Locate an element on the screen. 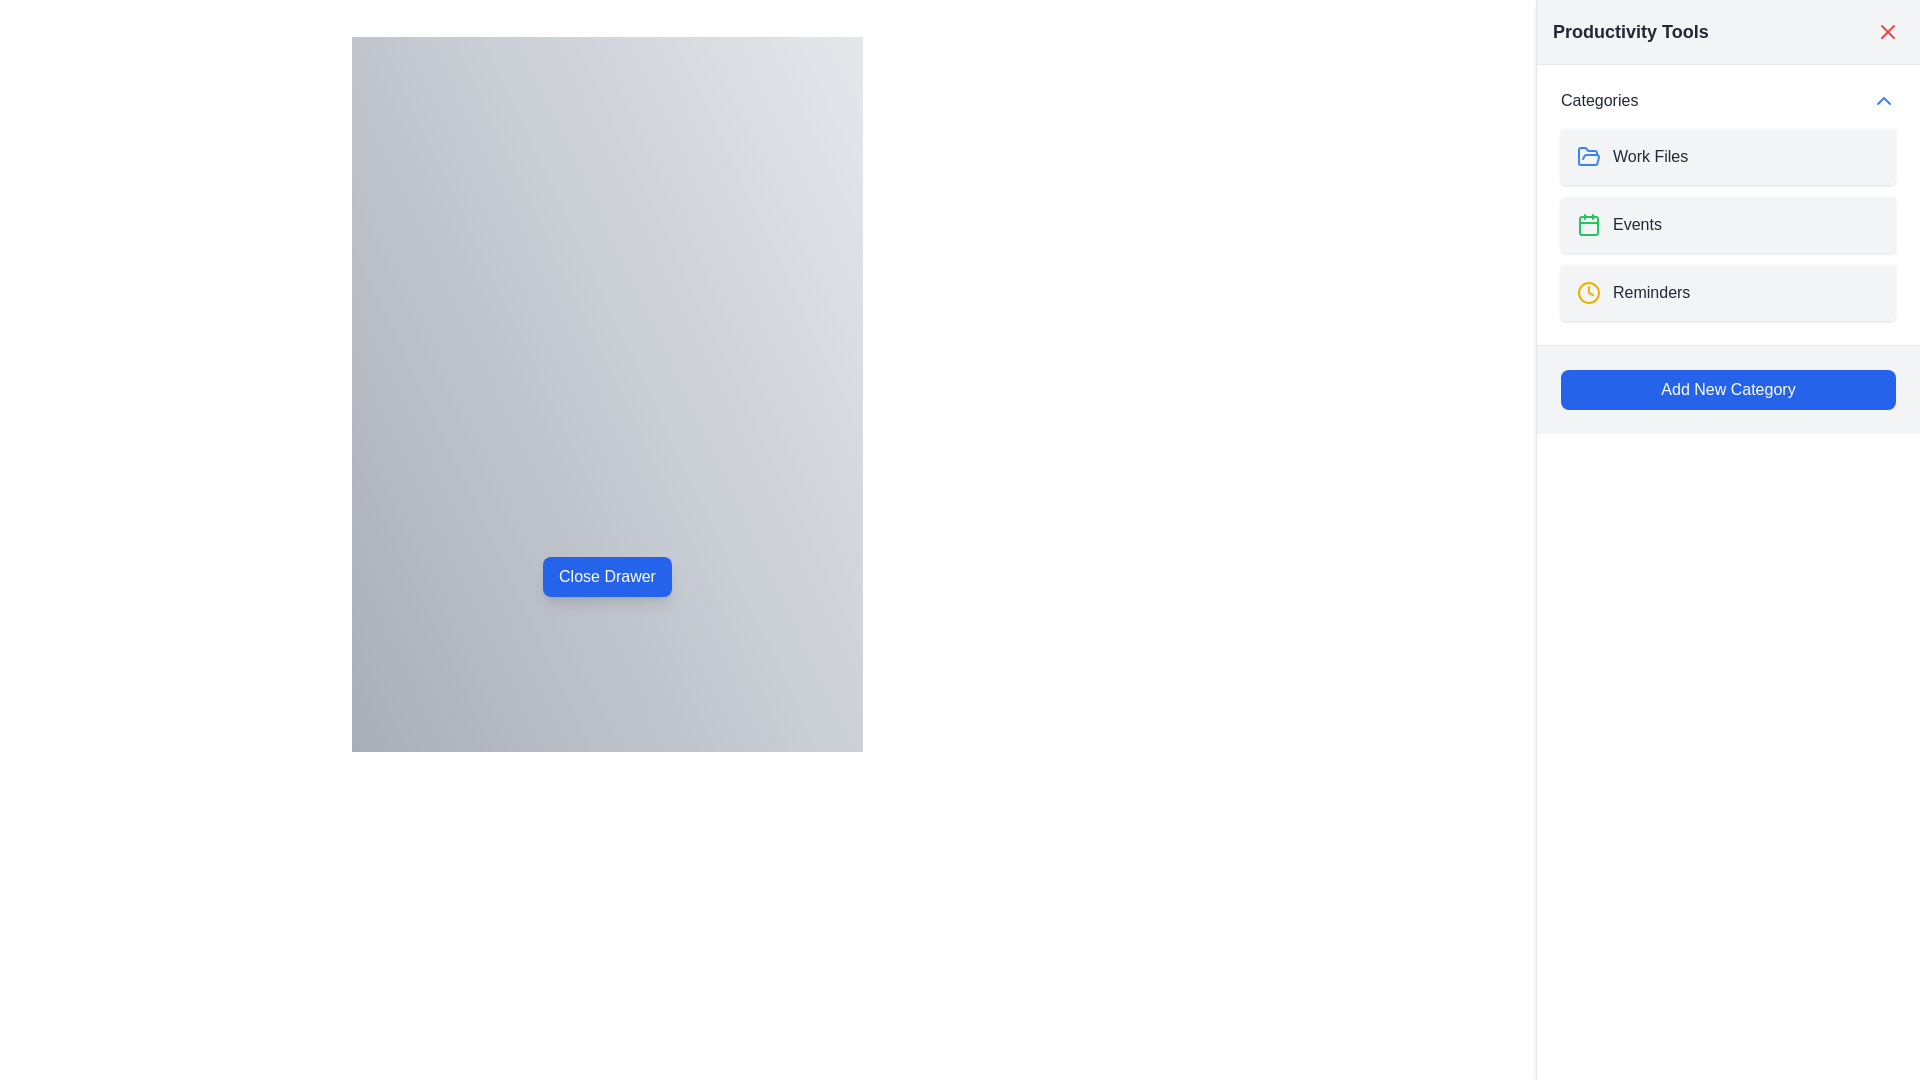  the SVG rectangle that forms part of the calendar icon located in the right panel under the 'Categories' section, associated with the 'Events' label is located at coordinates (1587, 225).